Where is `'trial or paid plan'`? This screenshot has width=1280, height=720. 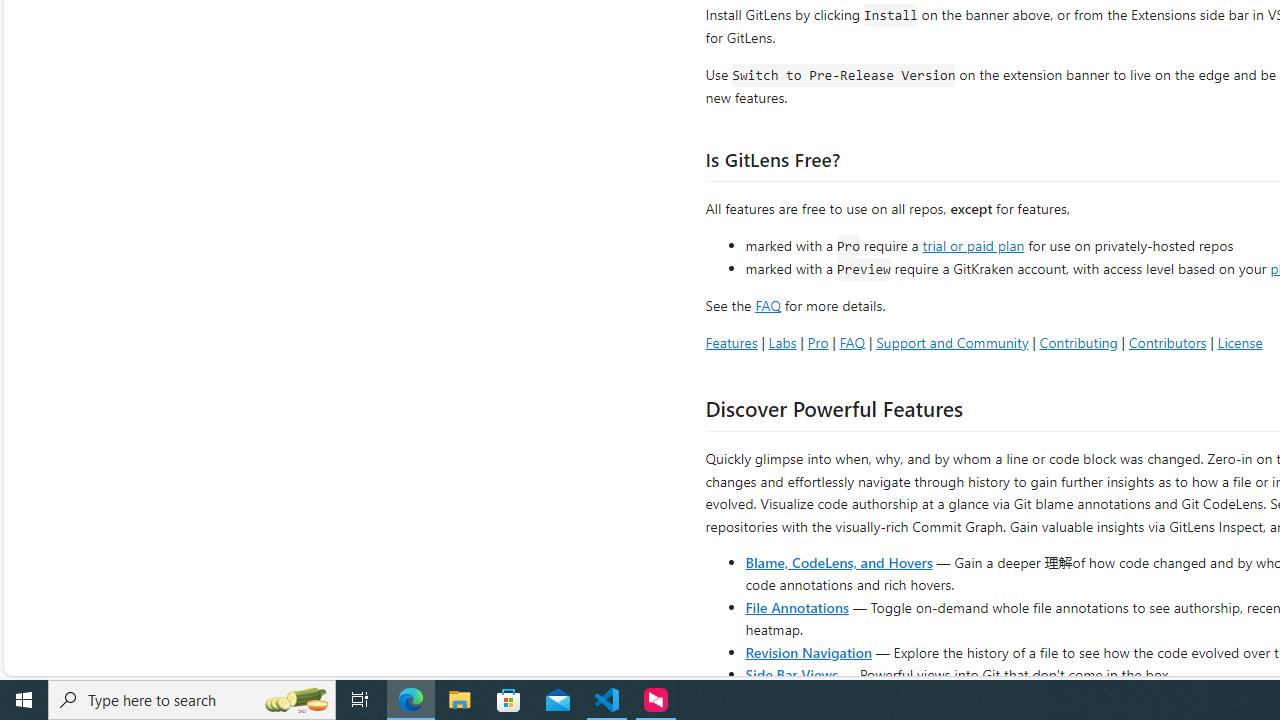
'trial or paid plan' is located at coordinates (973, 243).